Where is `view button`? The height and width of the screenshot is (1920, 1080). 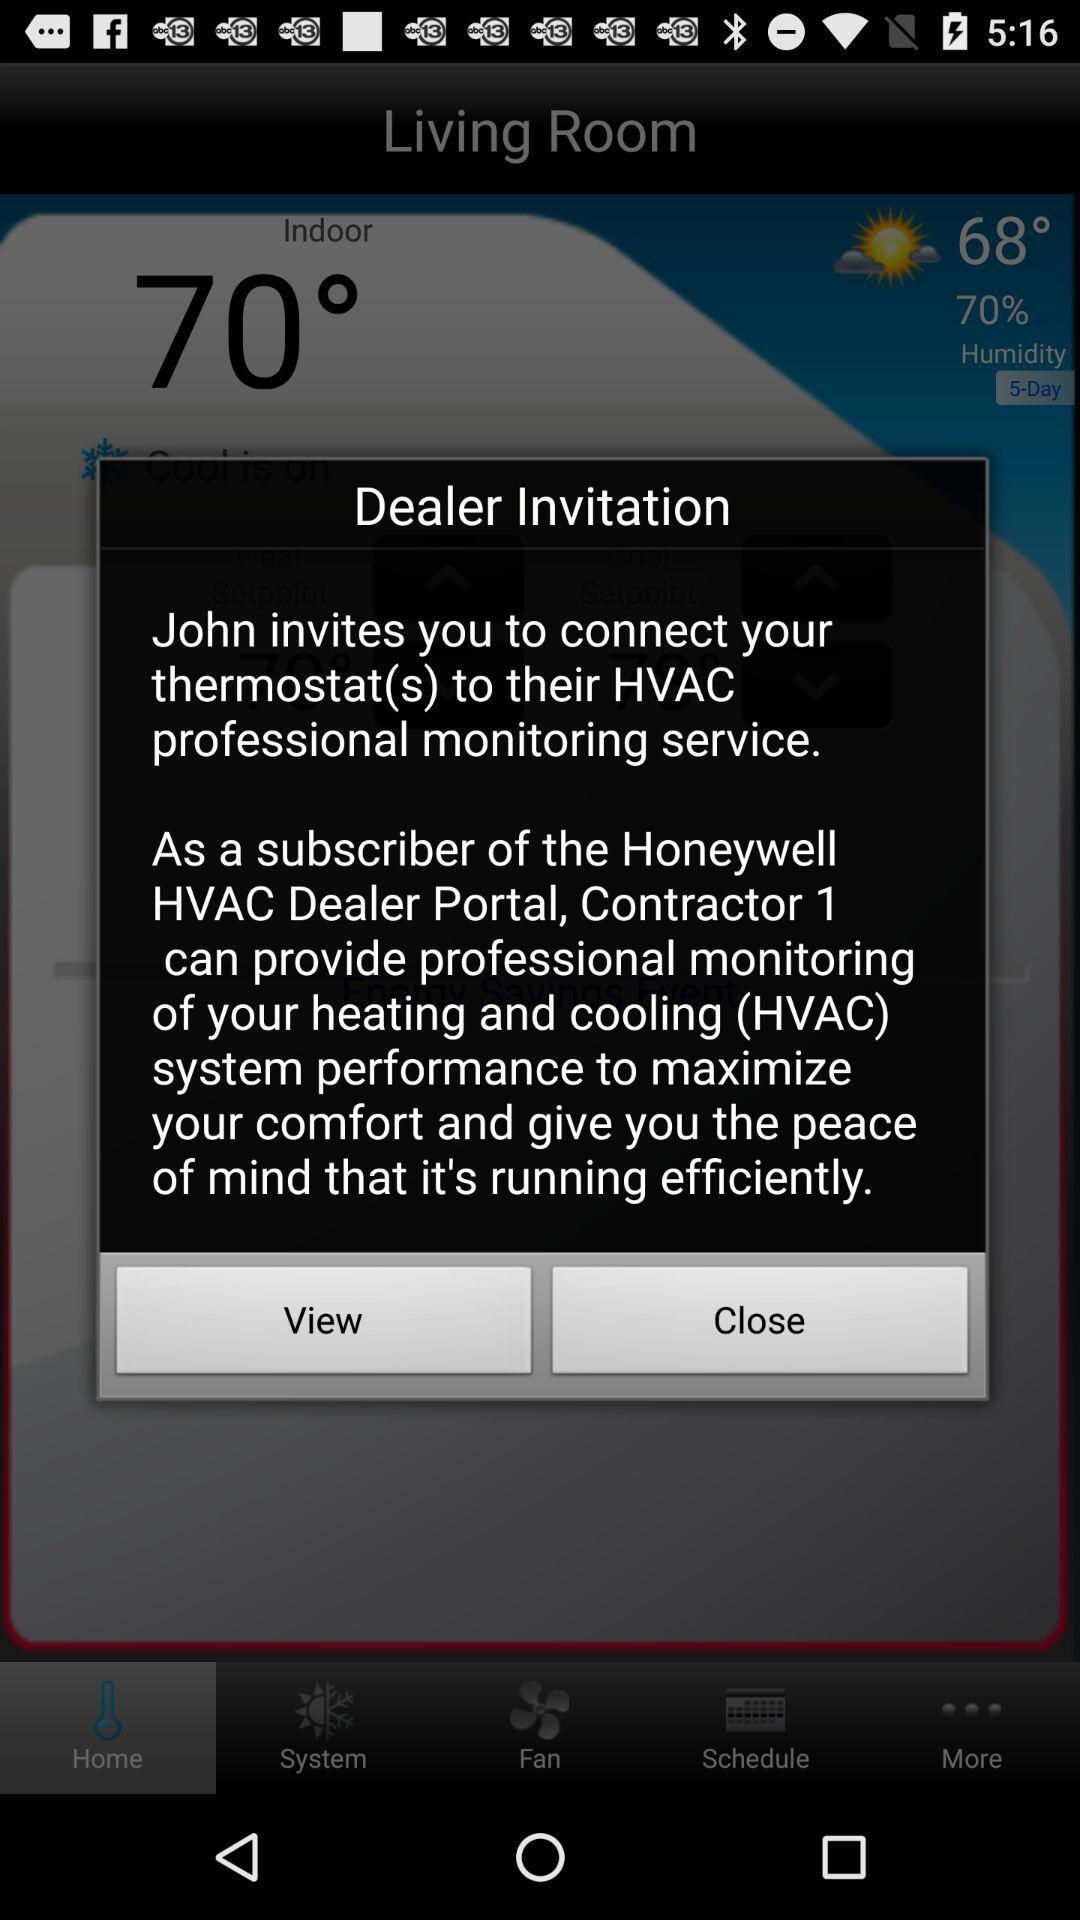
view button is located at coordinates (323, 1325).